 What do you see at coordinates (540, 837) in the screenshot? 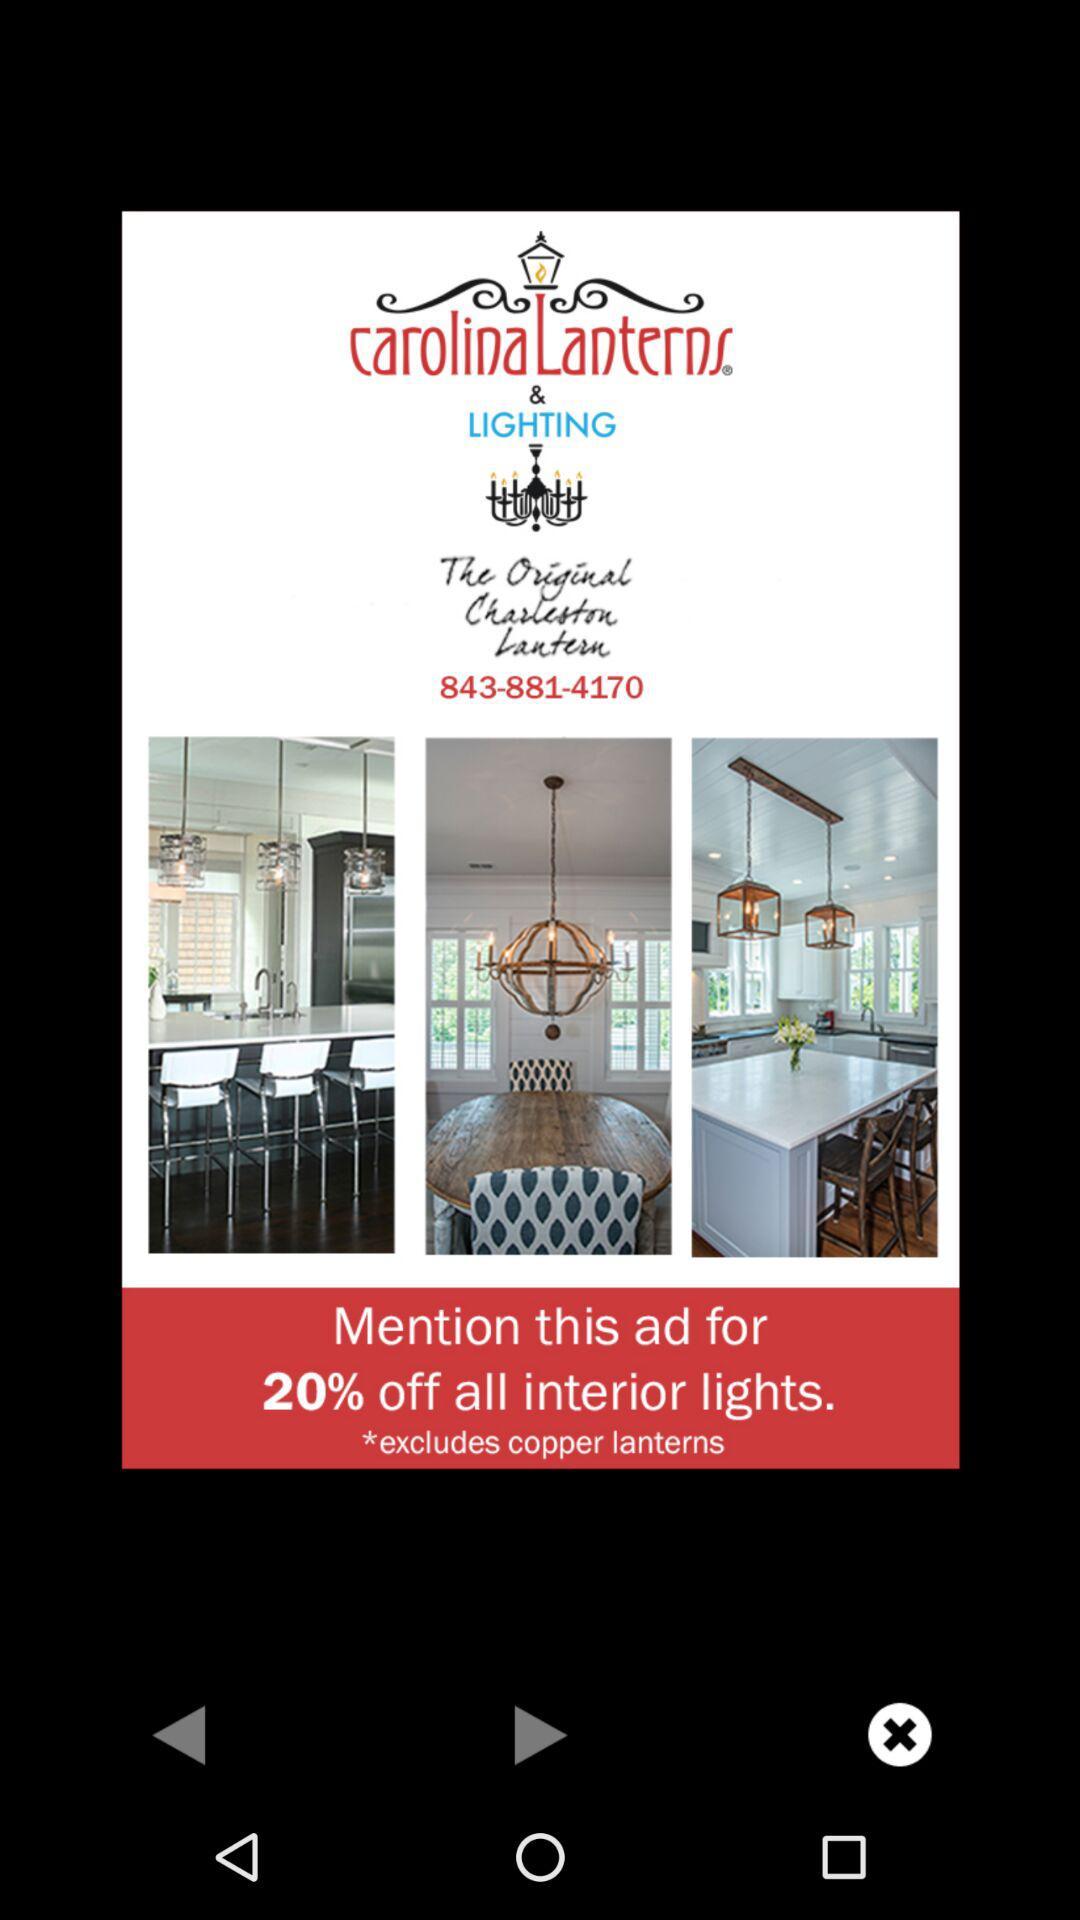
I see `open the advertisement` at bounding box center [540, 837].